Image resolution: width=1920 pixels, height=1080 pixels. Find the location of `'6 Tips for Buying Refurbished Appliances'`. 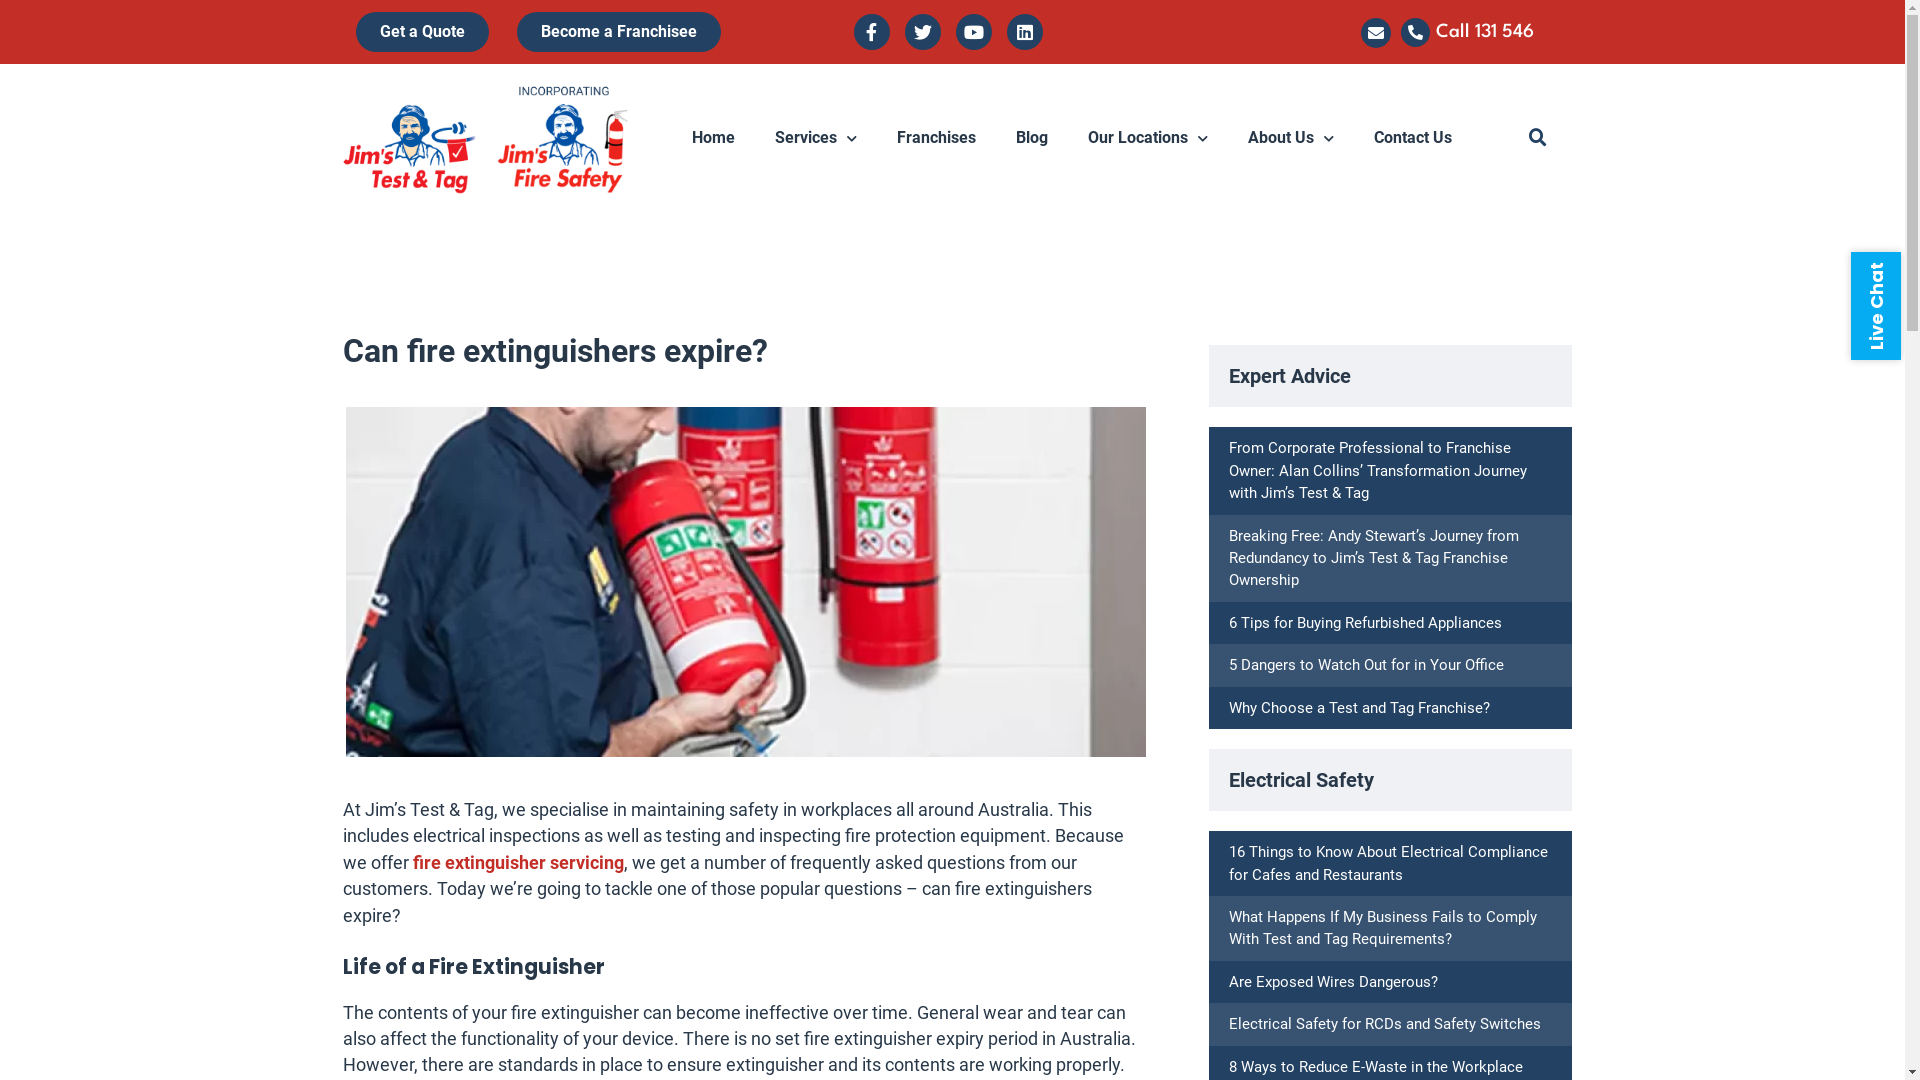

'6 Tips for Buying Refurbished Appliances' is located at coordinates (1227, 622).